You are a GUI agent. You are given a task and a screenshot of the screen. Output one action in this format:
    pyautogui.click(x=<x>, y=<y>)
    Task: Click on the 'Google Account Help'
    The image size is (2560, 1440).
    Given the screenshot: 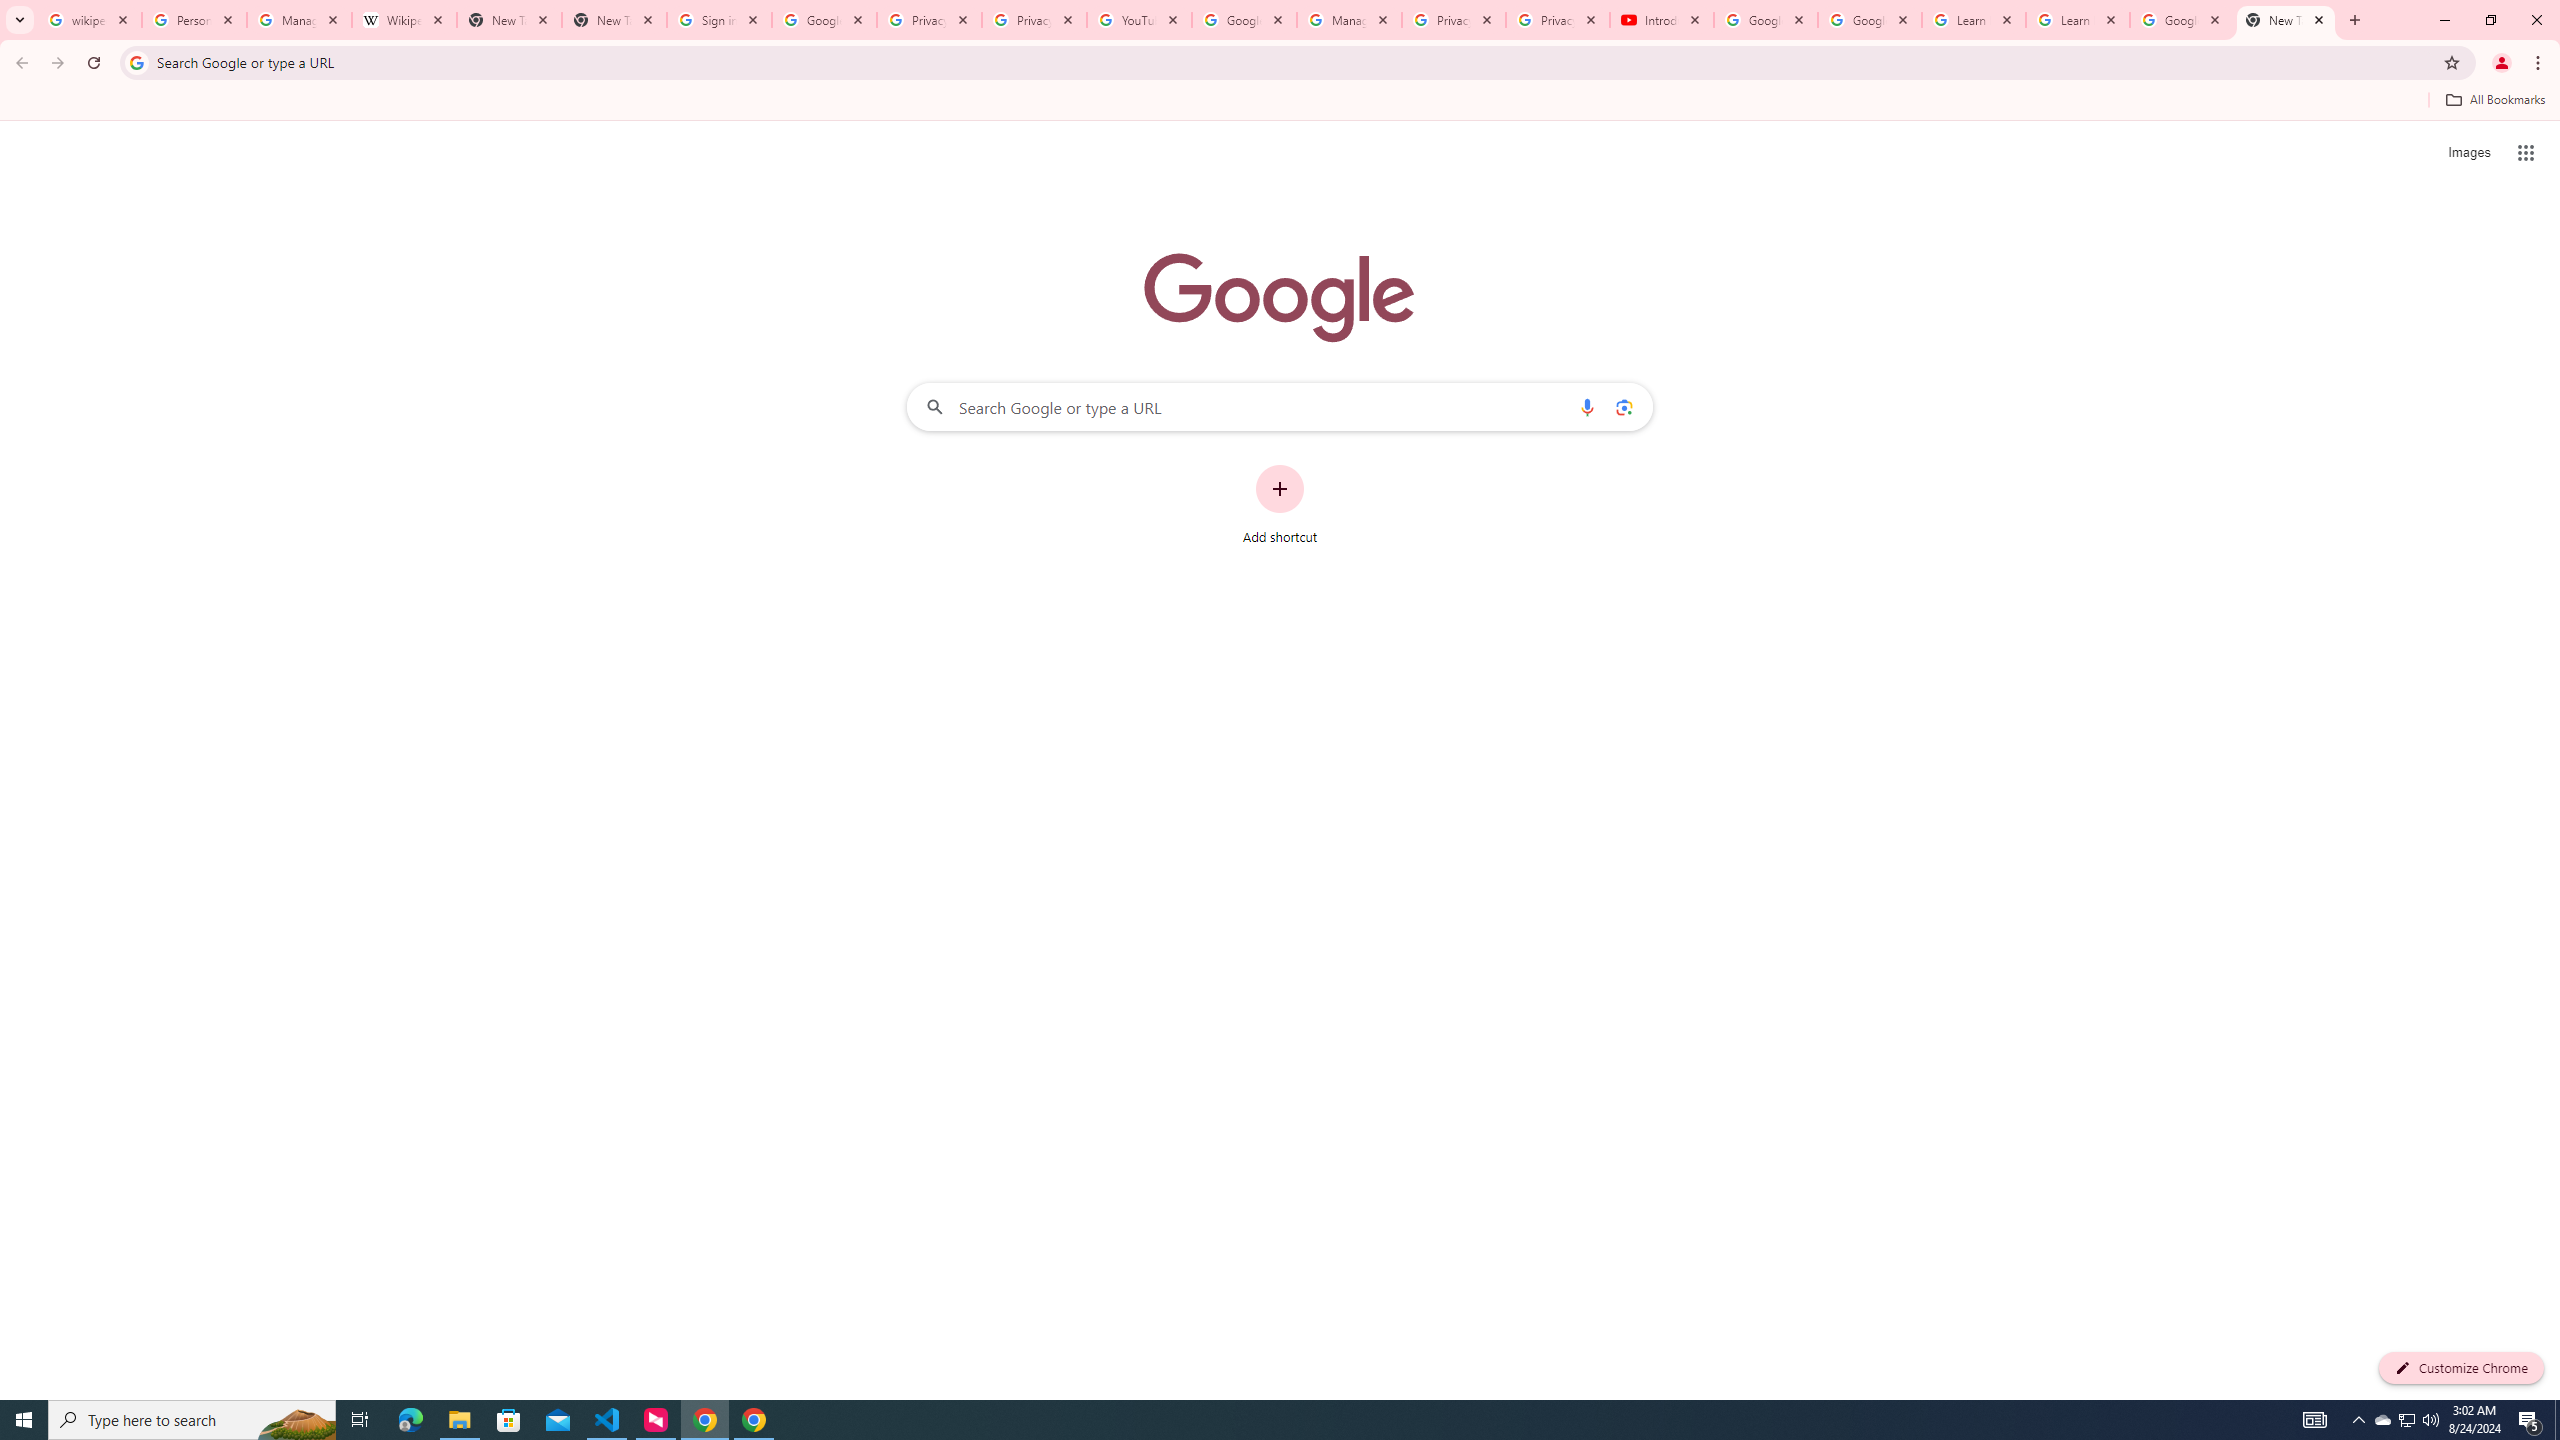 What is the action you would take?
    pyautogui.click(x=1870, y=19)
    